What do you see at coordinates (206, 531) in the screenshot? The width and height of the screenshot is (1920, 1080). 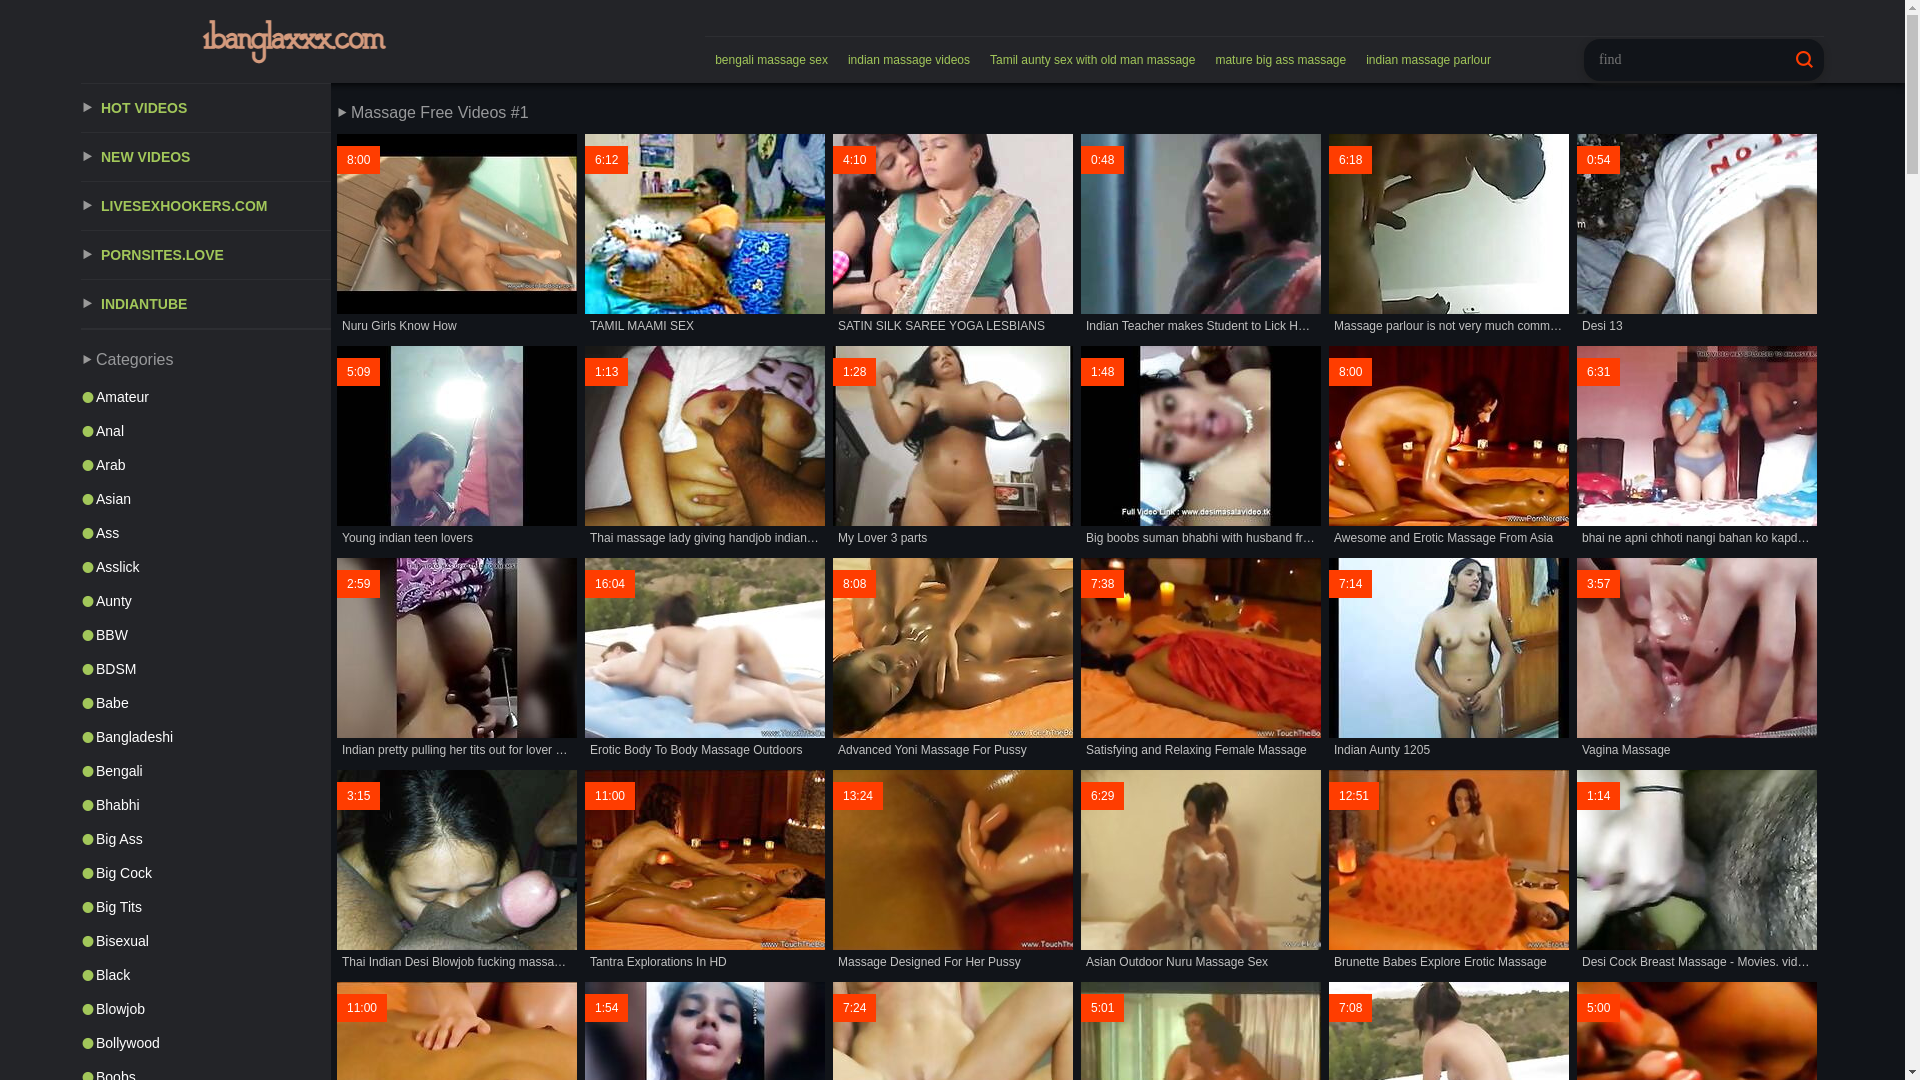 I see `'Ass'` at bounding box center [206, 531].